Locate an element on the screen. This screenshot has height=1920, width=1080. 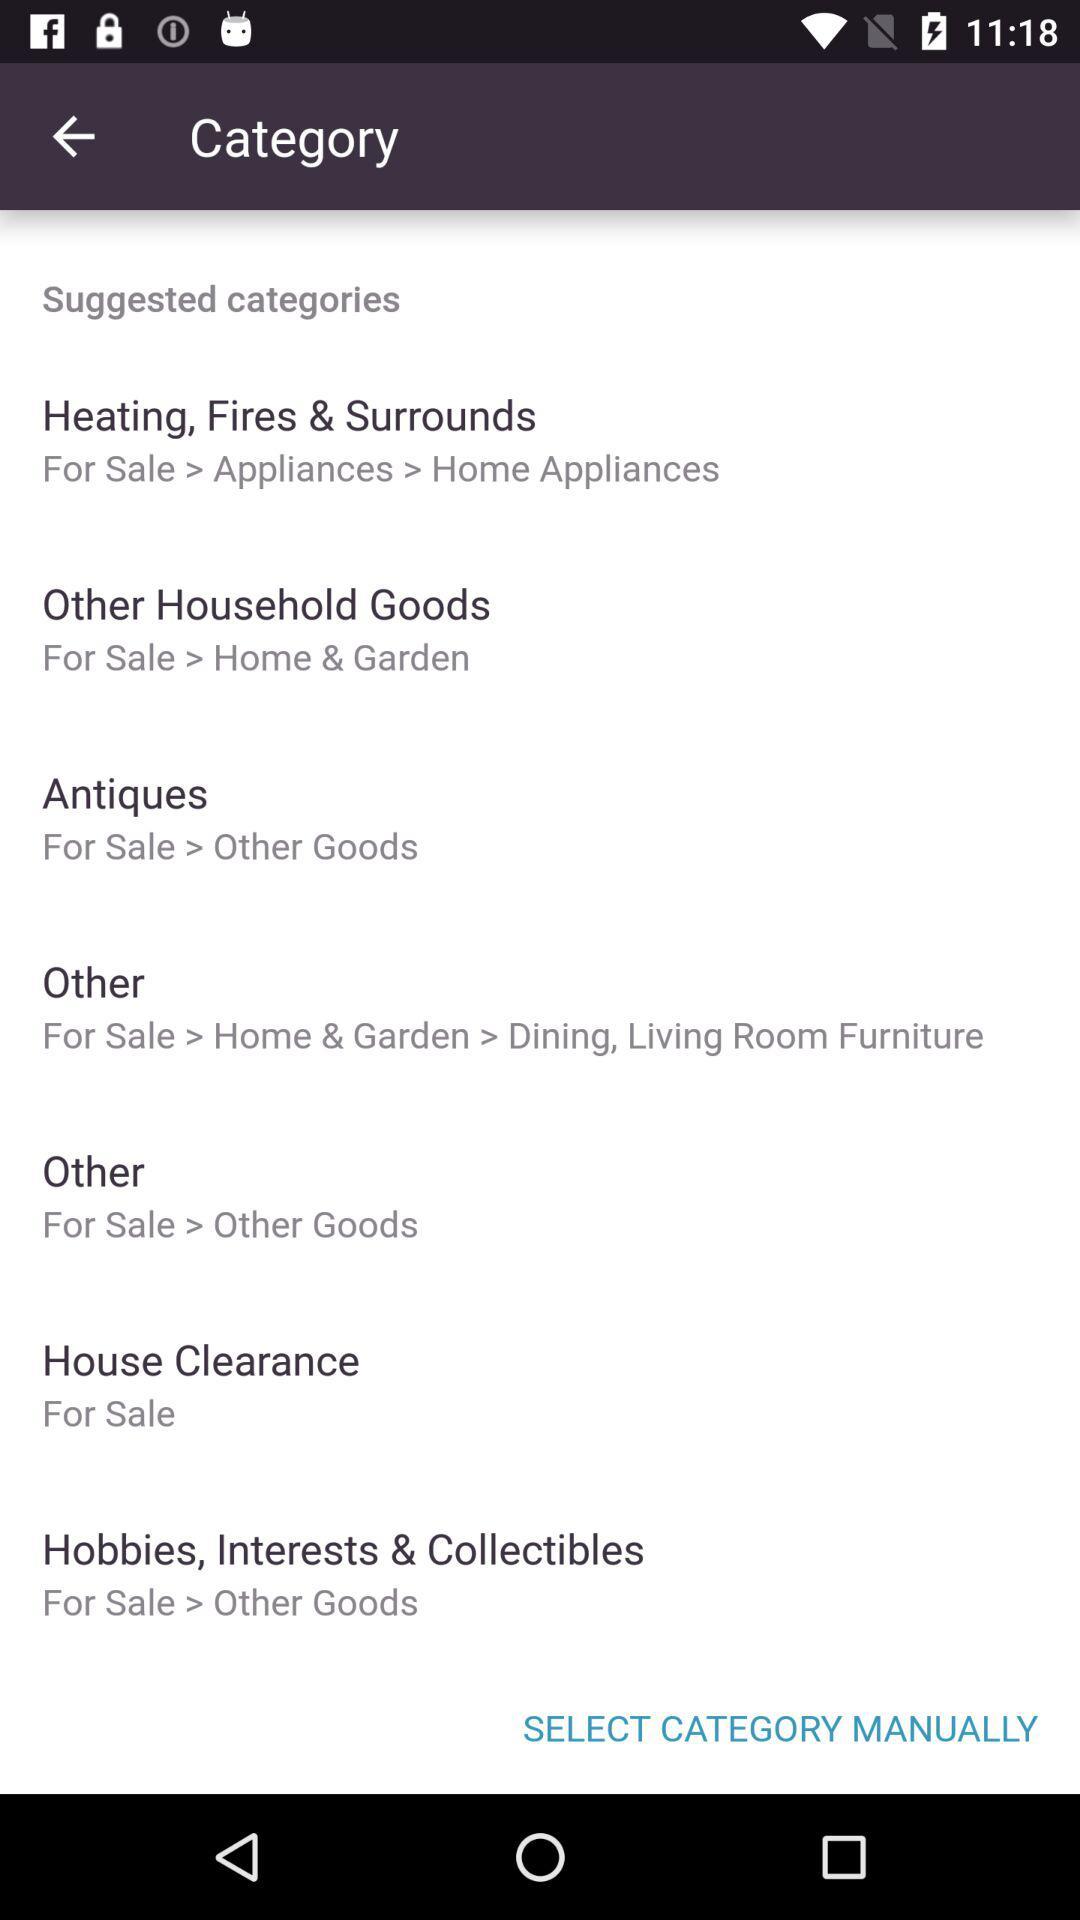
icon to the left of the category is located at coordinates (72, 135).